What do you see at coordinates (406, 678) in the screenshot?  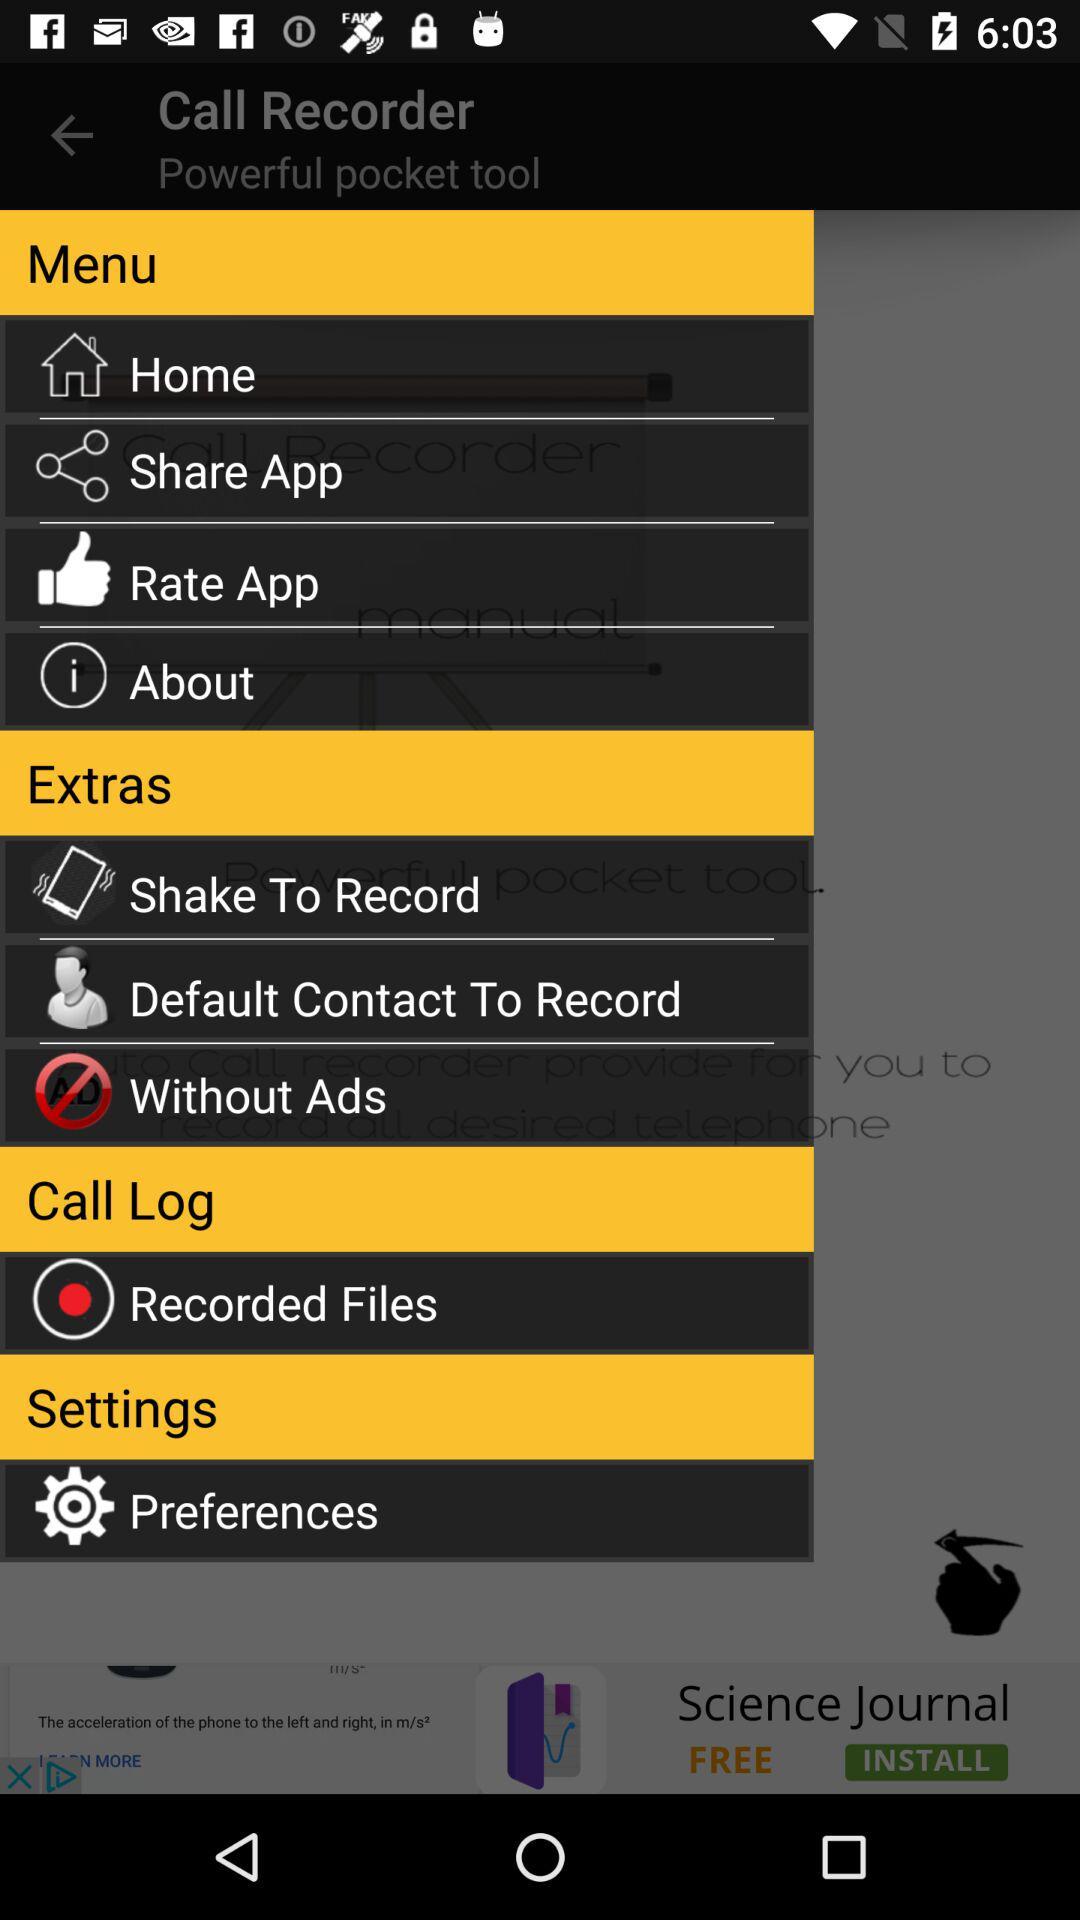 I see `the option about` at bounding box center [406, 678].